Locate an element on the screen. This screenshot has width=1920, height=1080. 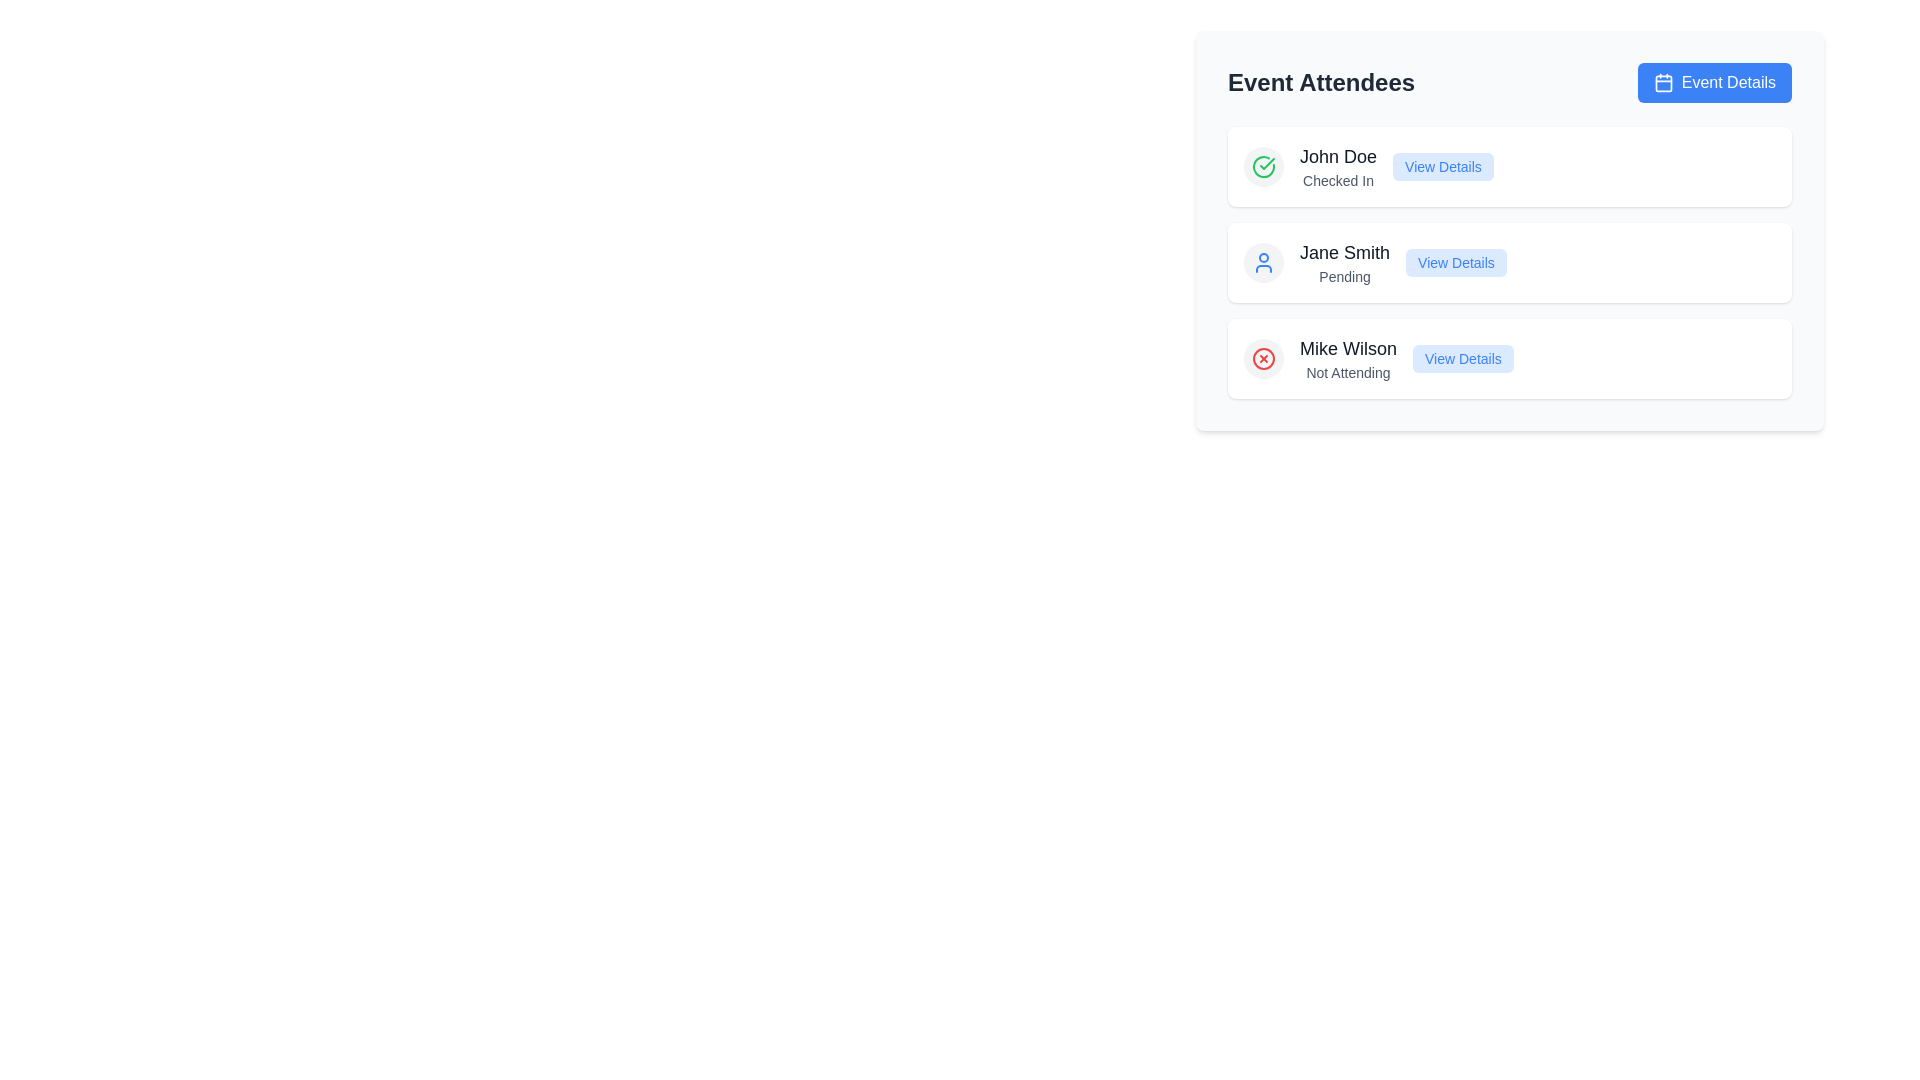
the attendee name text label located under the 'Event Attendees' section, which is positioned centrally in the row next to a green checkmark icon is located at coordinates (1338, 156).